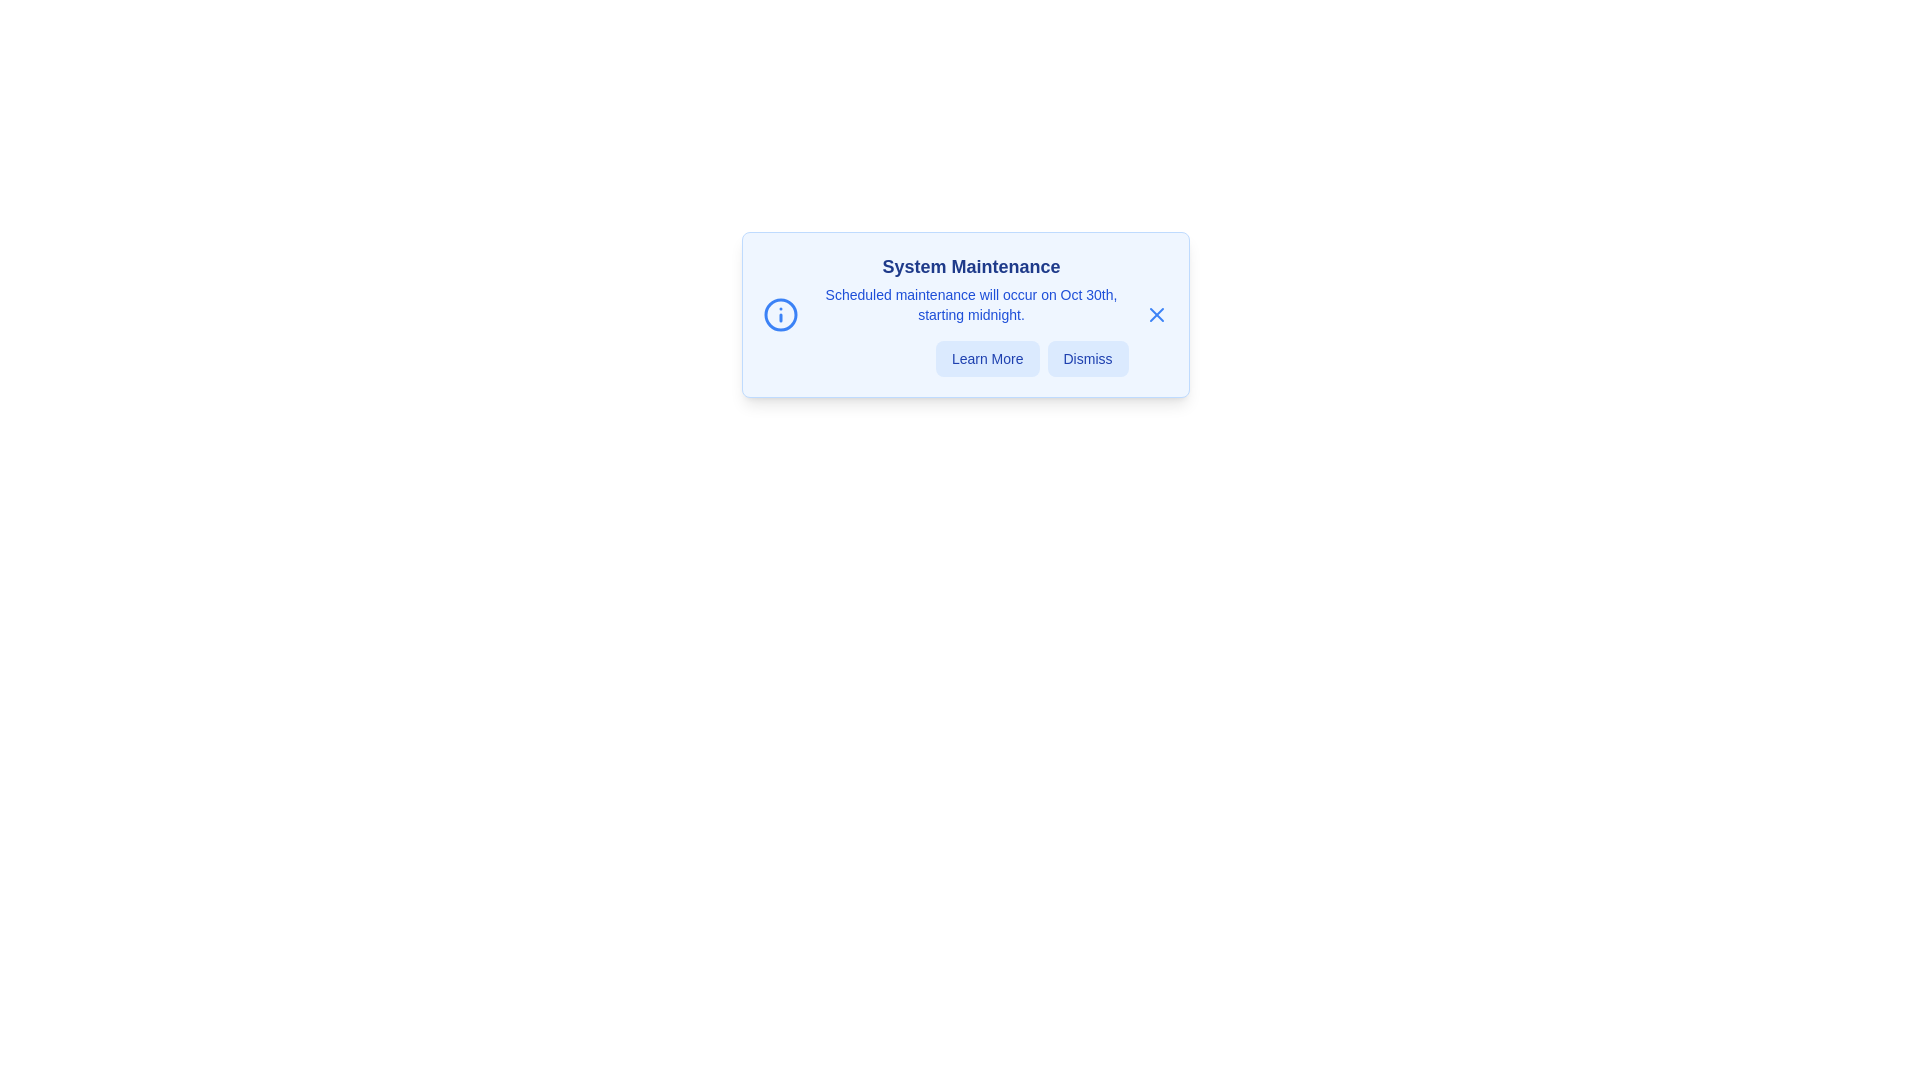 The width and height of the screenshot is (1920, 1080). What do you see at coordinates (1087, 357) in the screenshot?
I see `the dismiss button located at the bottom-right corner of the 'System Maintenance' card to observe the hover effect` at bounding box center [1087, 357].